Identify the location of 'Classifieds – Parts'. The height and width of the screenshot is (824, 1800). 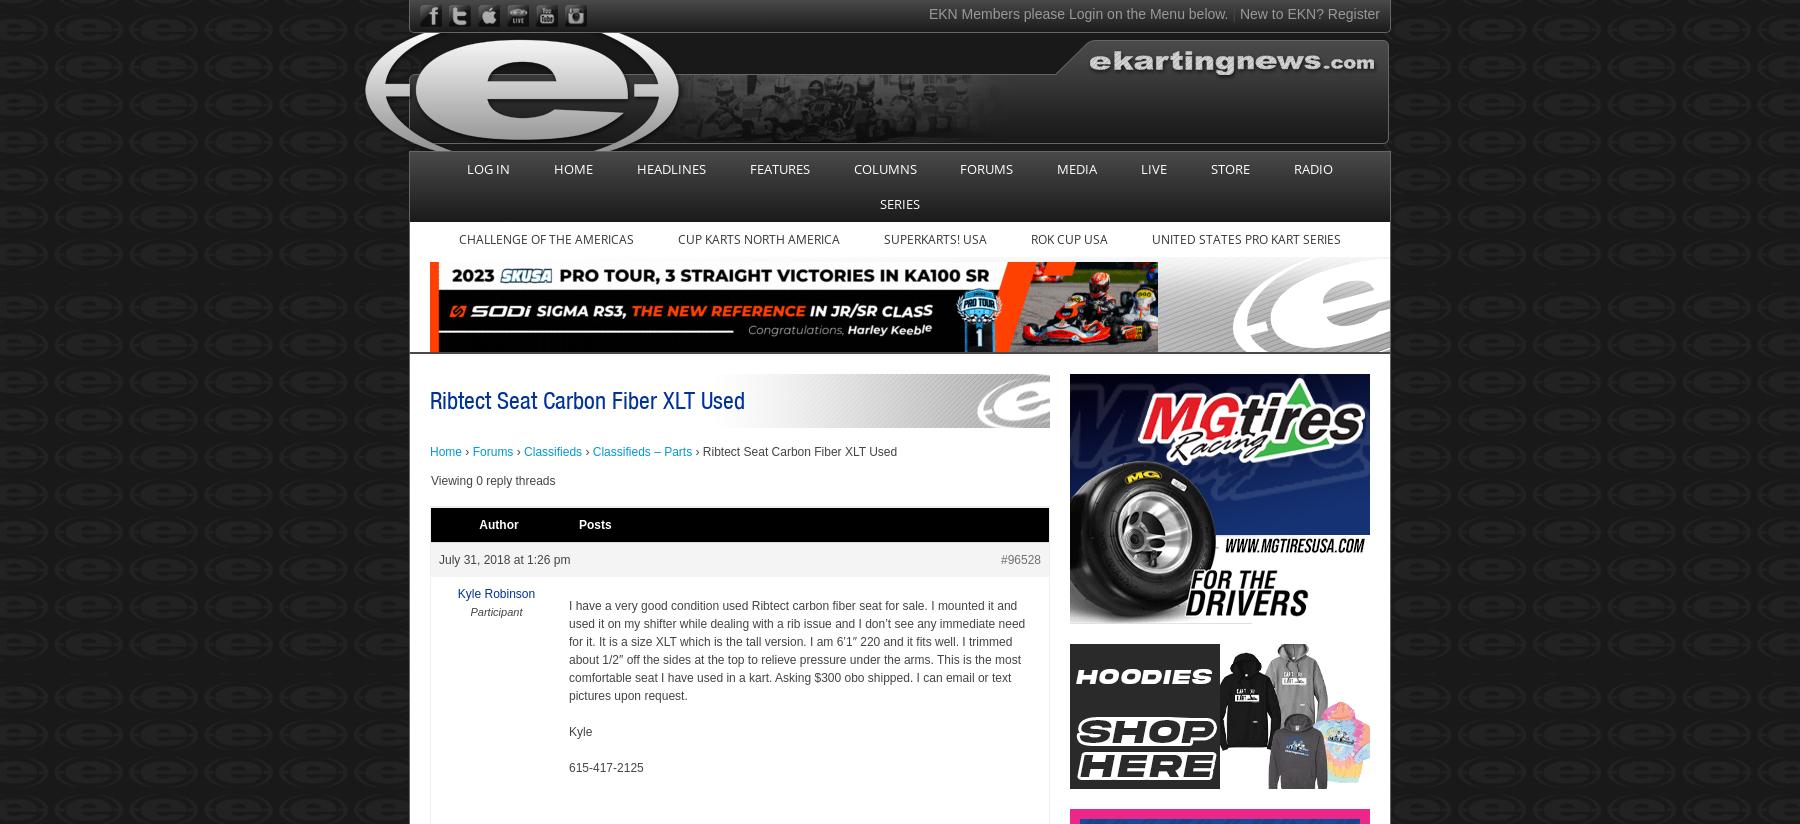
(642, 450).